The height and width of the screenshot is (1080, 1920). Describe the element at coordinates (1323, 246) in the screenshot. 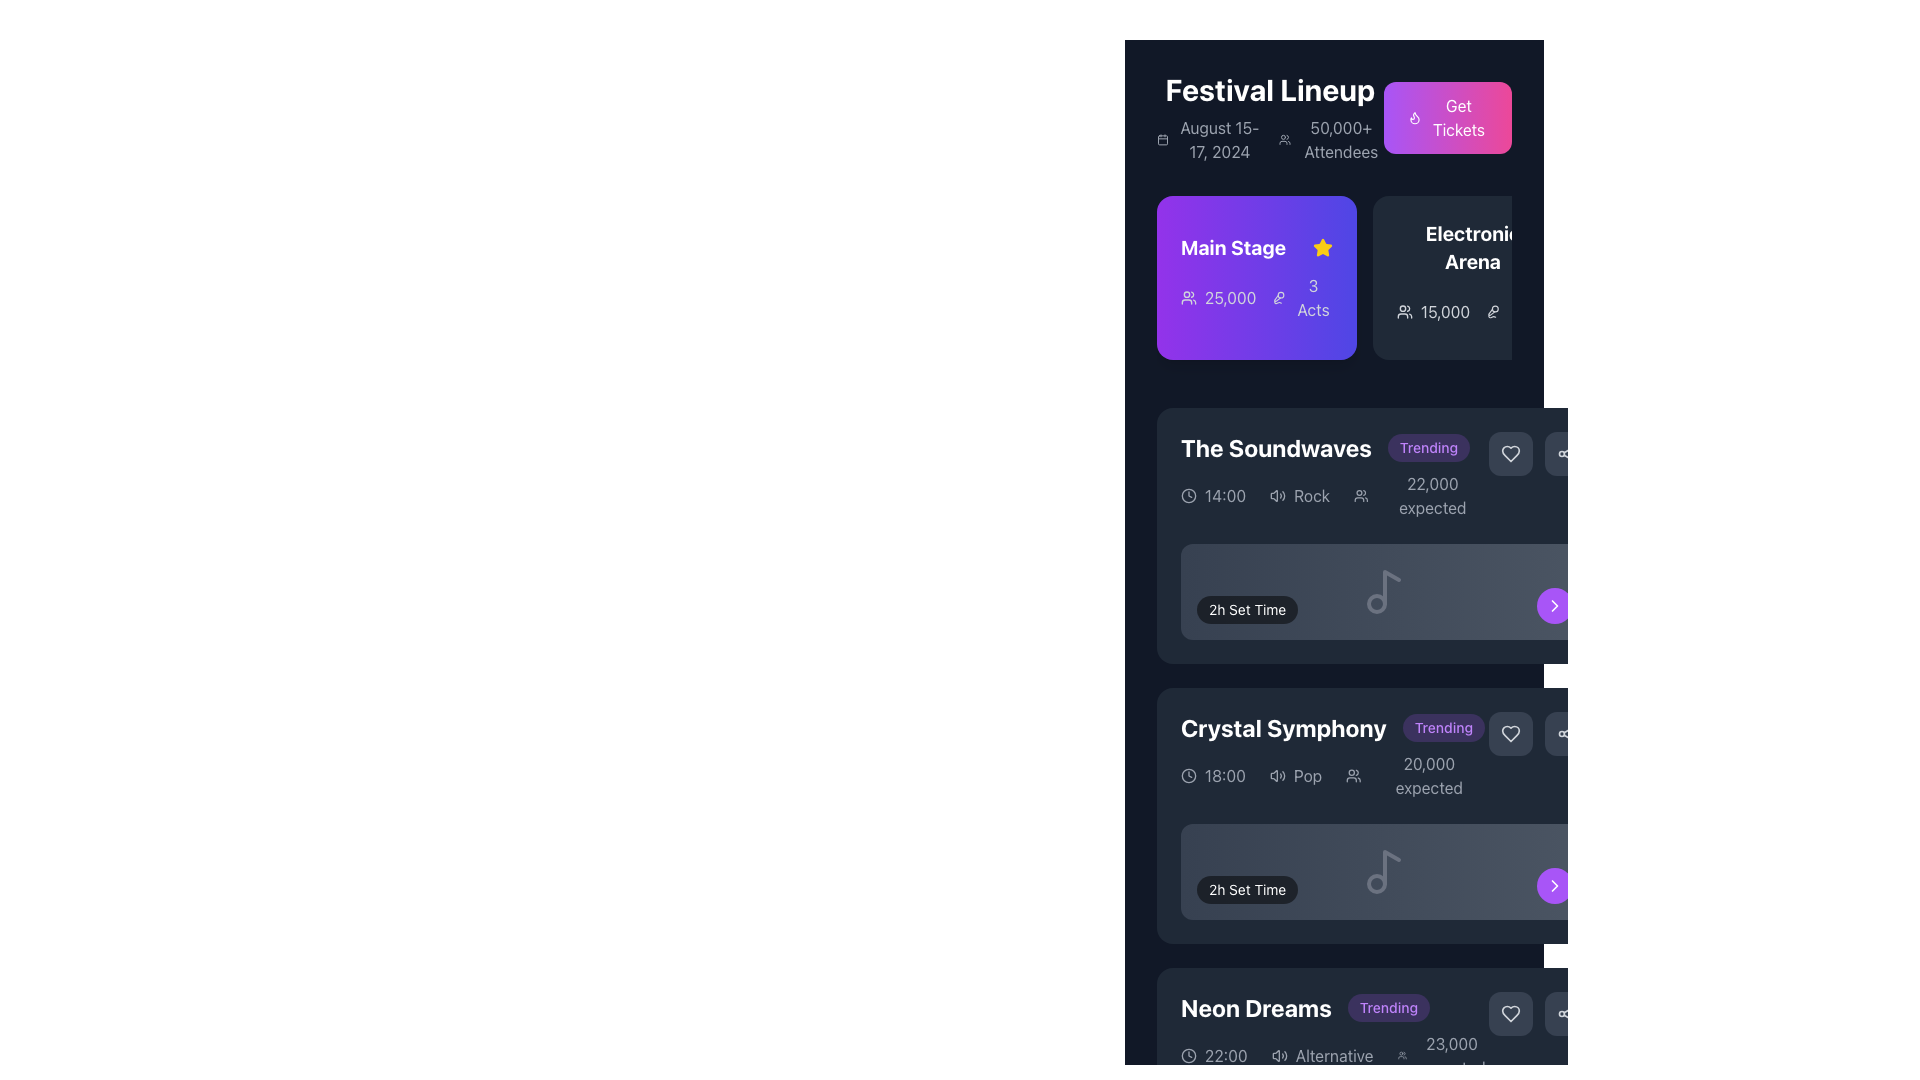

I see `the rating icon located beside the textual description that indicates it as a marker icon within the event details section` at that location.